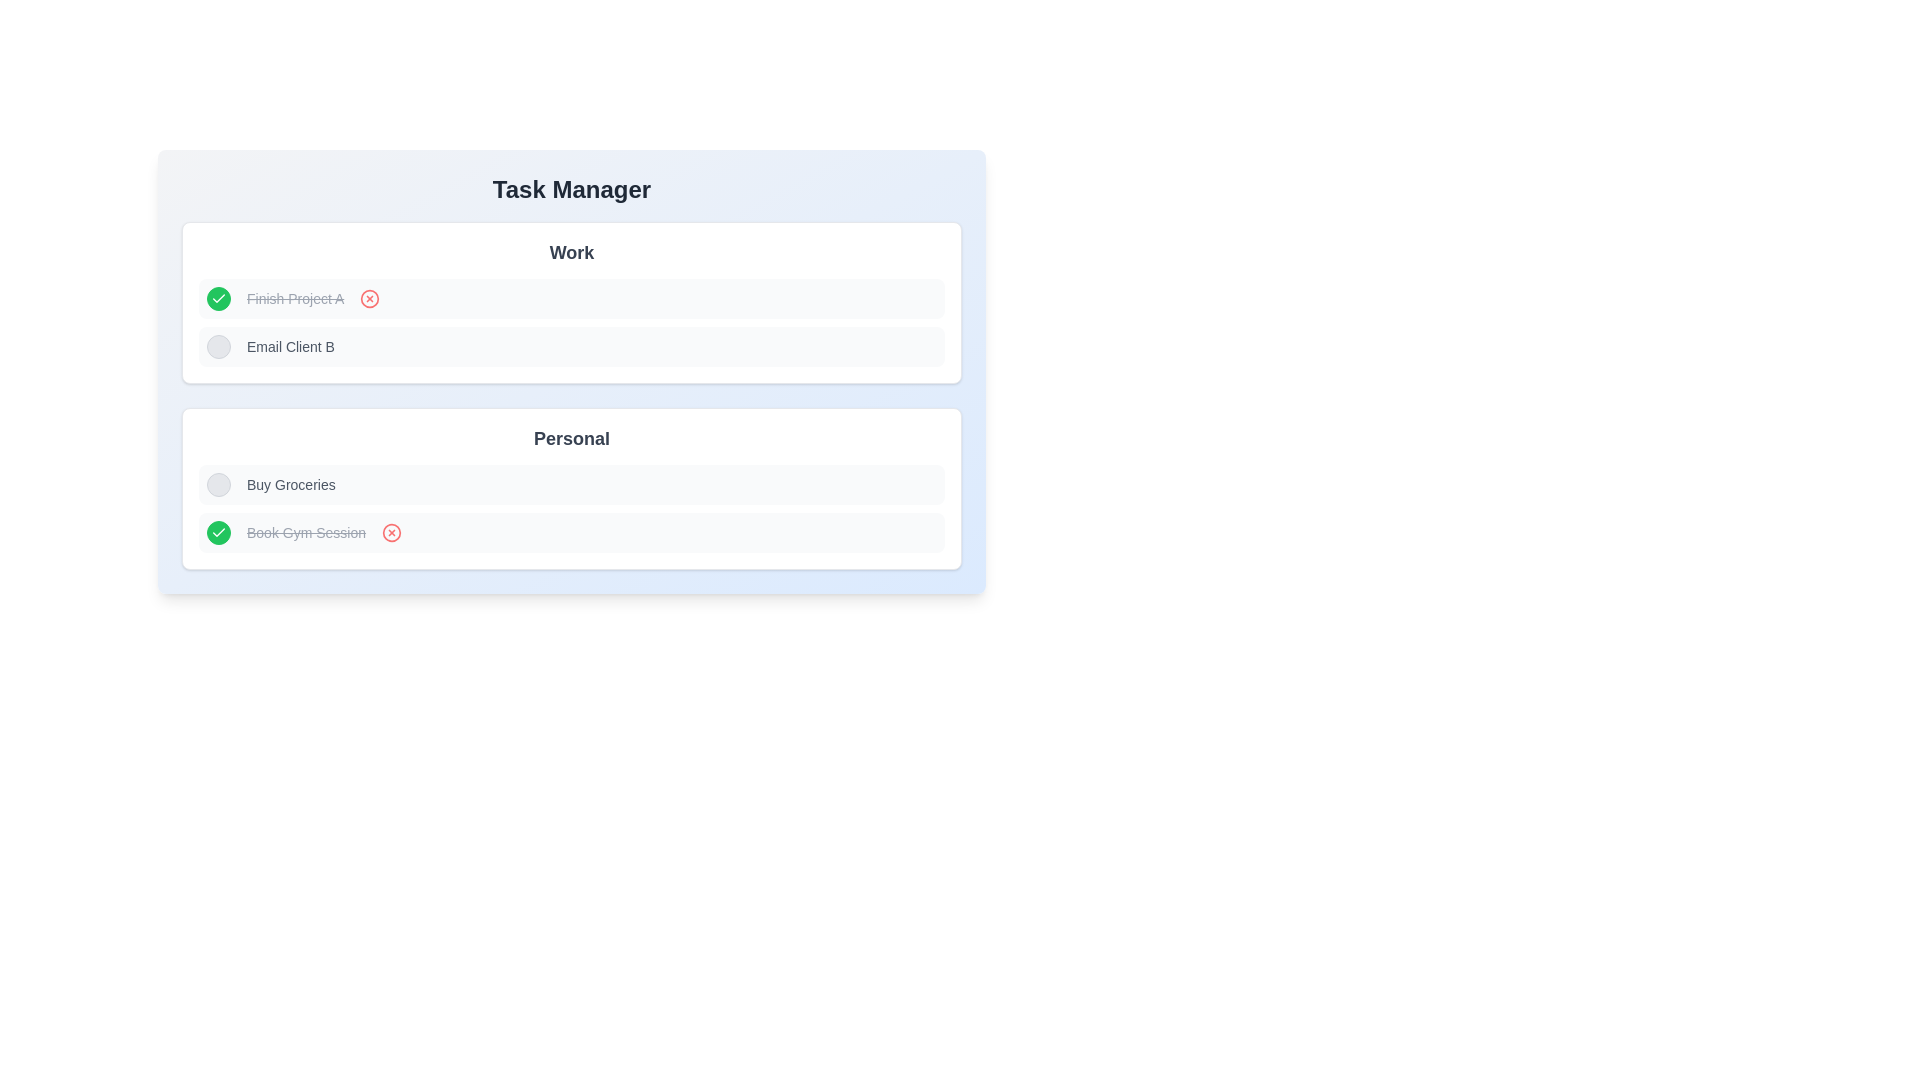 Image resolution: width=1920 pixels, height=1080 pixels. I want to click on the circular graphical element with a red fill, located to the far-right of the 'Book Gym Session' task entry in the 'Personal' section of the task list, for visual cues or changes, so click(392, 531).